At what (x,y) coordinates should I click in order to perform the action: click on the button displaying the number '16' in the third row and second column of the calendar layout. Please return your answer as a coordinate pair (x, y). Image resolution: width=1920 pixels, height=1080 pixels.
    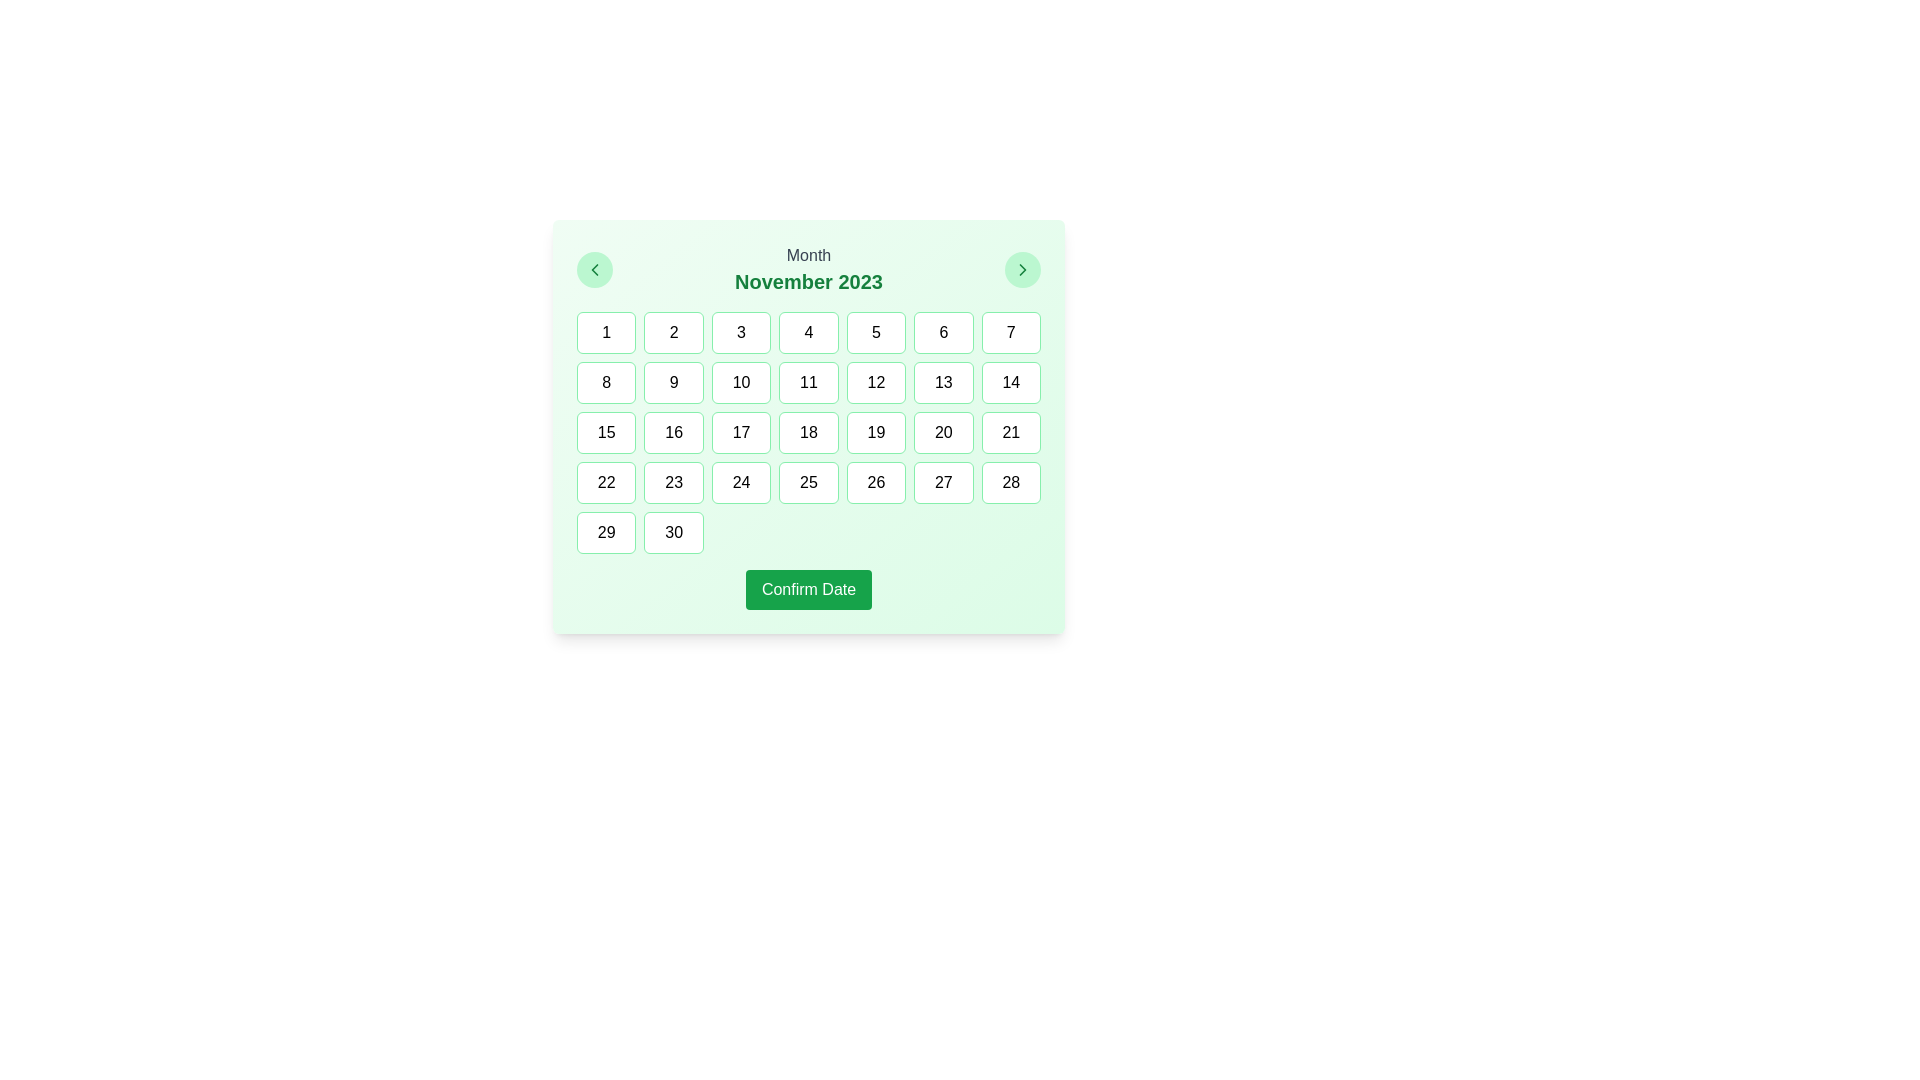
    Looking at the image, I should click on (674, 431).